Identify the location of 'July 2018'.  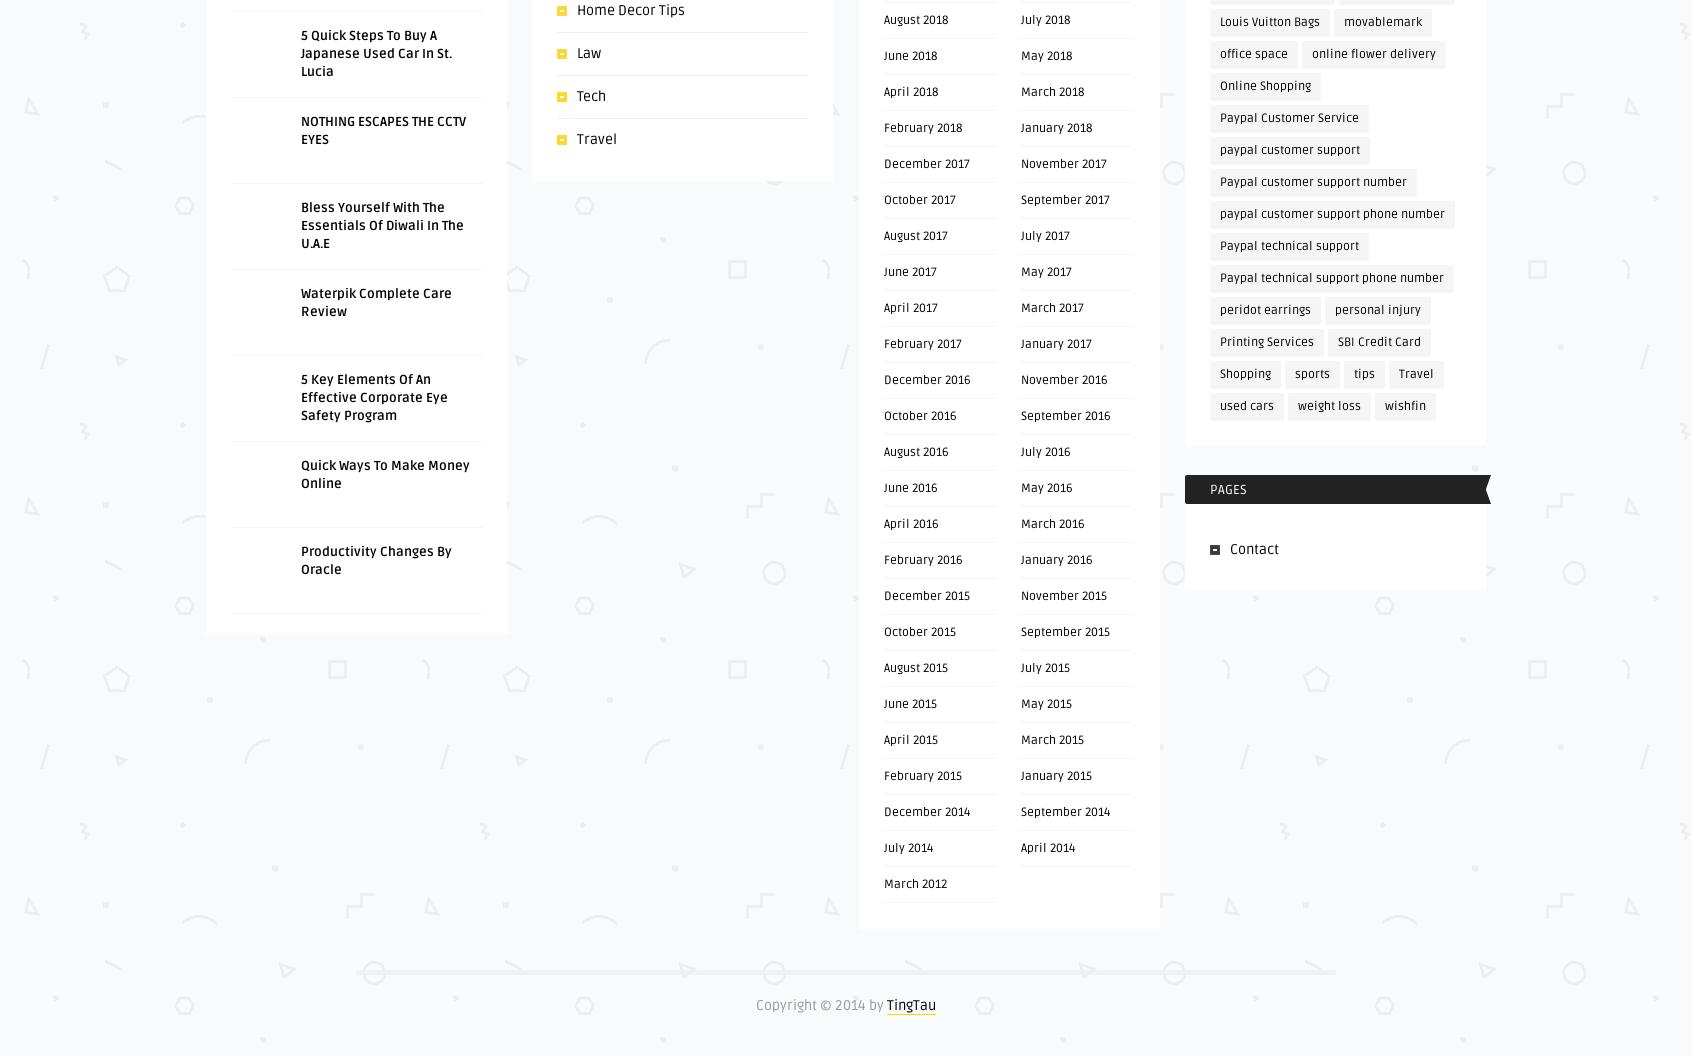
(1043, 20).